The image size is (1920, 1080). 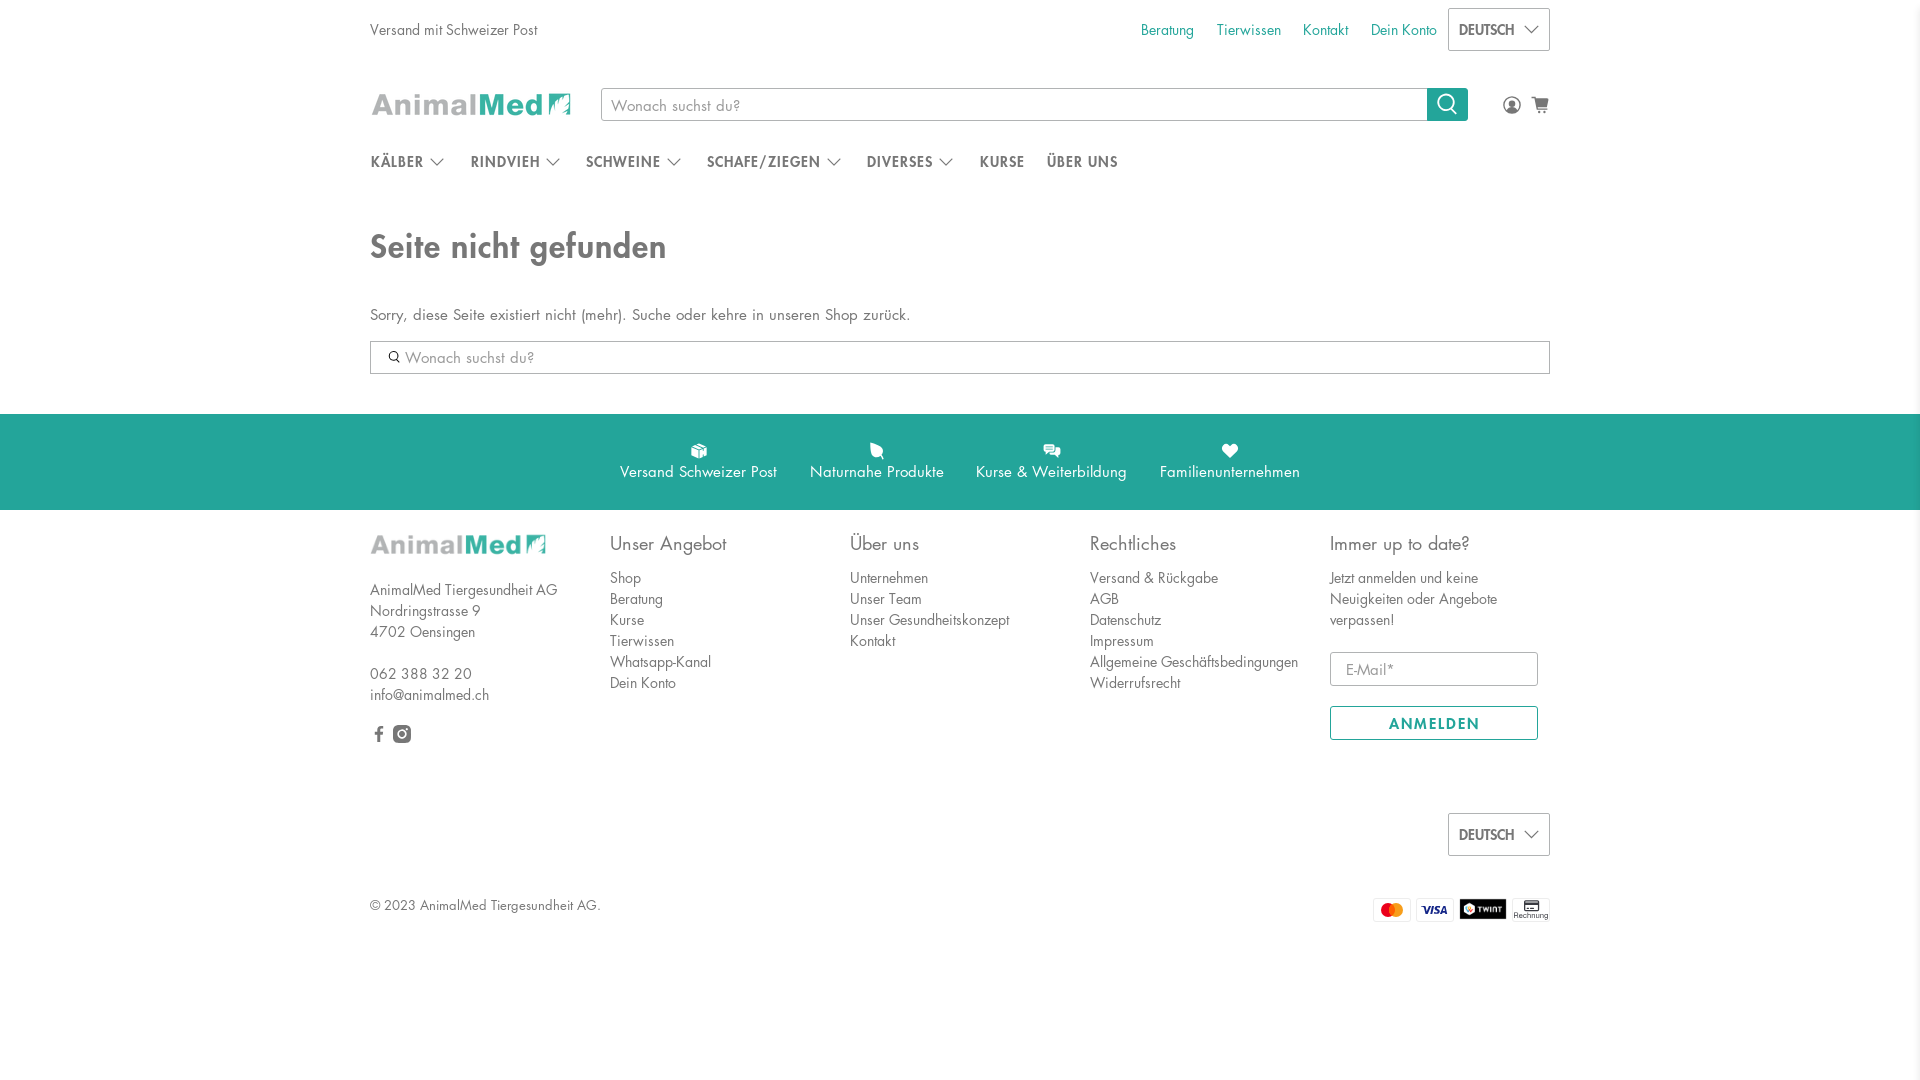 What do you see at coordinates (633, 160) in the screenshot?
I see `'SCHWEINE'` at bounding box center [633, 160].